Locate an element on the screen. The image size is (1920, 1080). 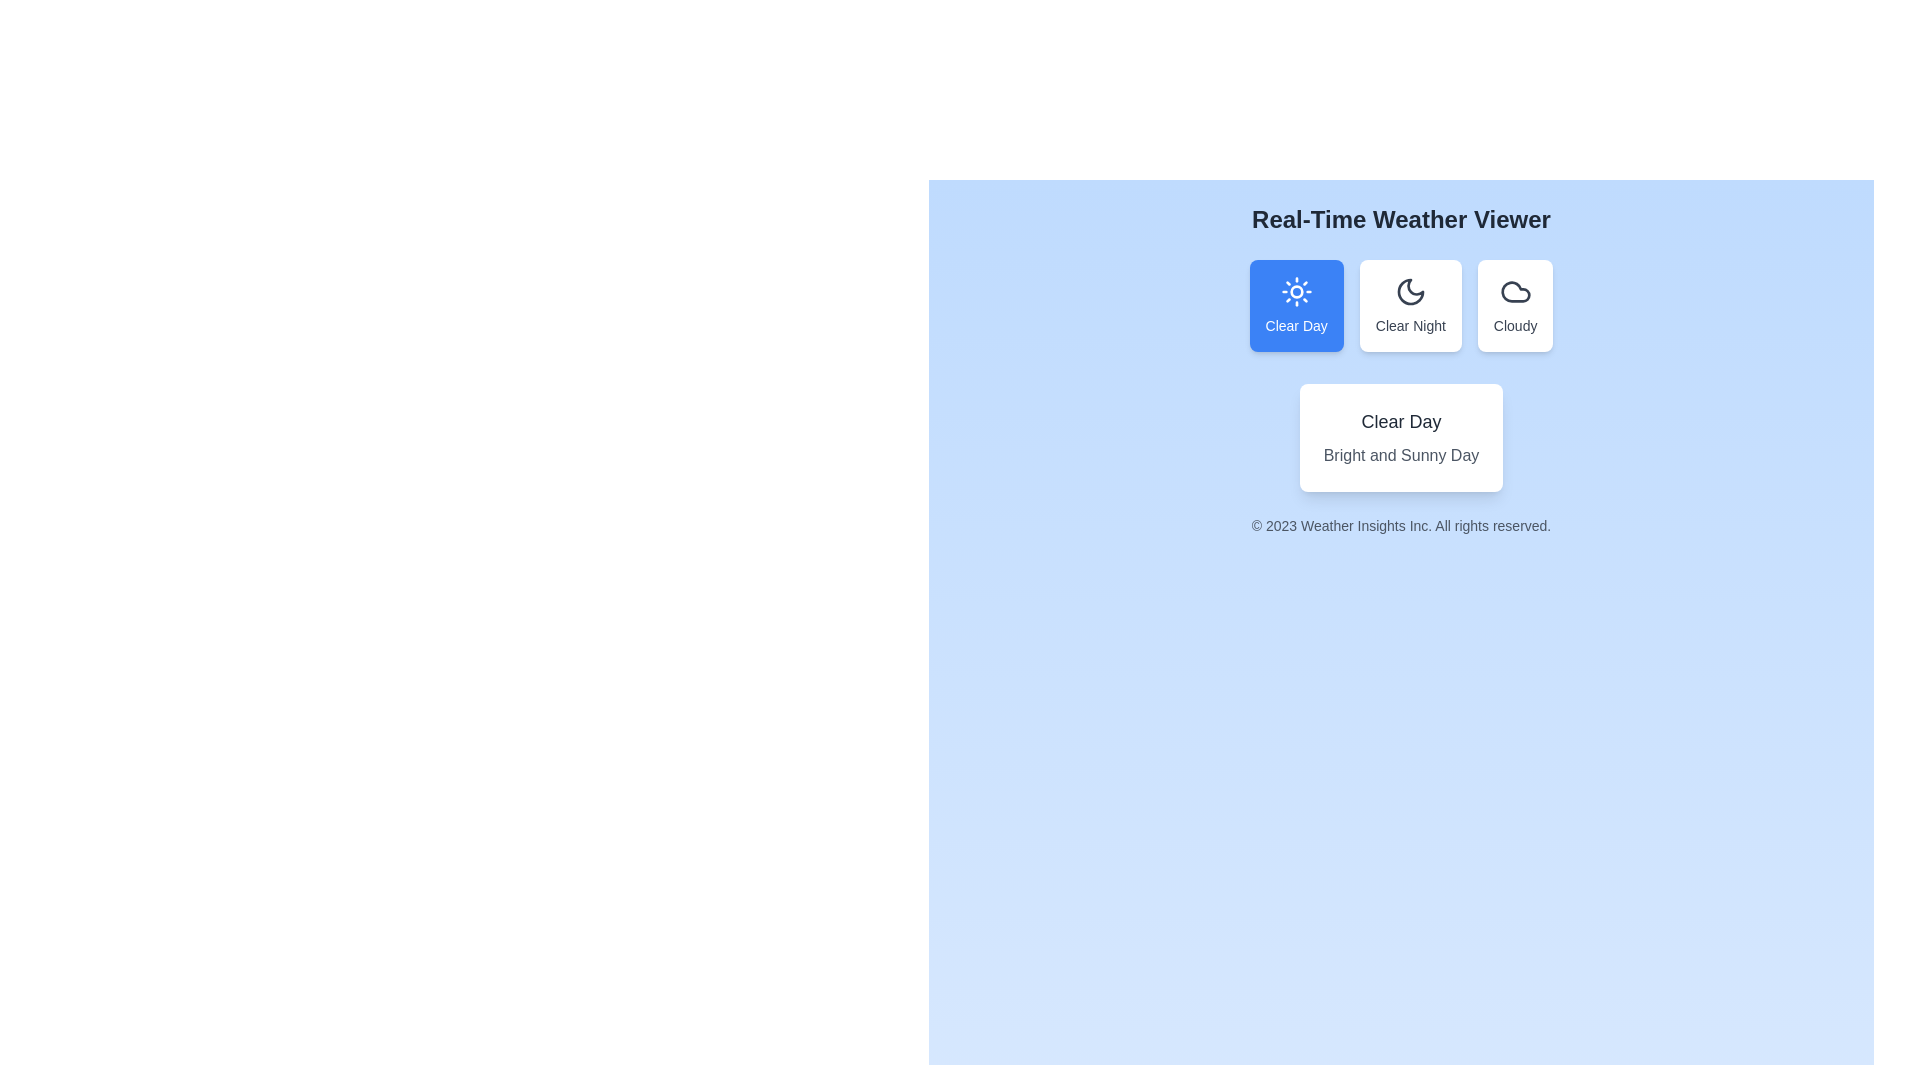
the crescent moon-shaped icon, which is dark gray and located in the upper half of the 'Clear Night' card, positioned between 'Clear Day' and 'Cloudy' weather cards is located at coordinates (1409, 292).